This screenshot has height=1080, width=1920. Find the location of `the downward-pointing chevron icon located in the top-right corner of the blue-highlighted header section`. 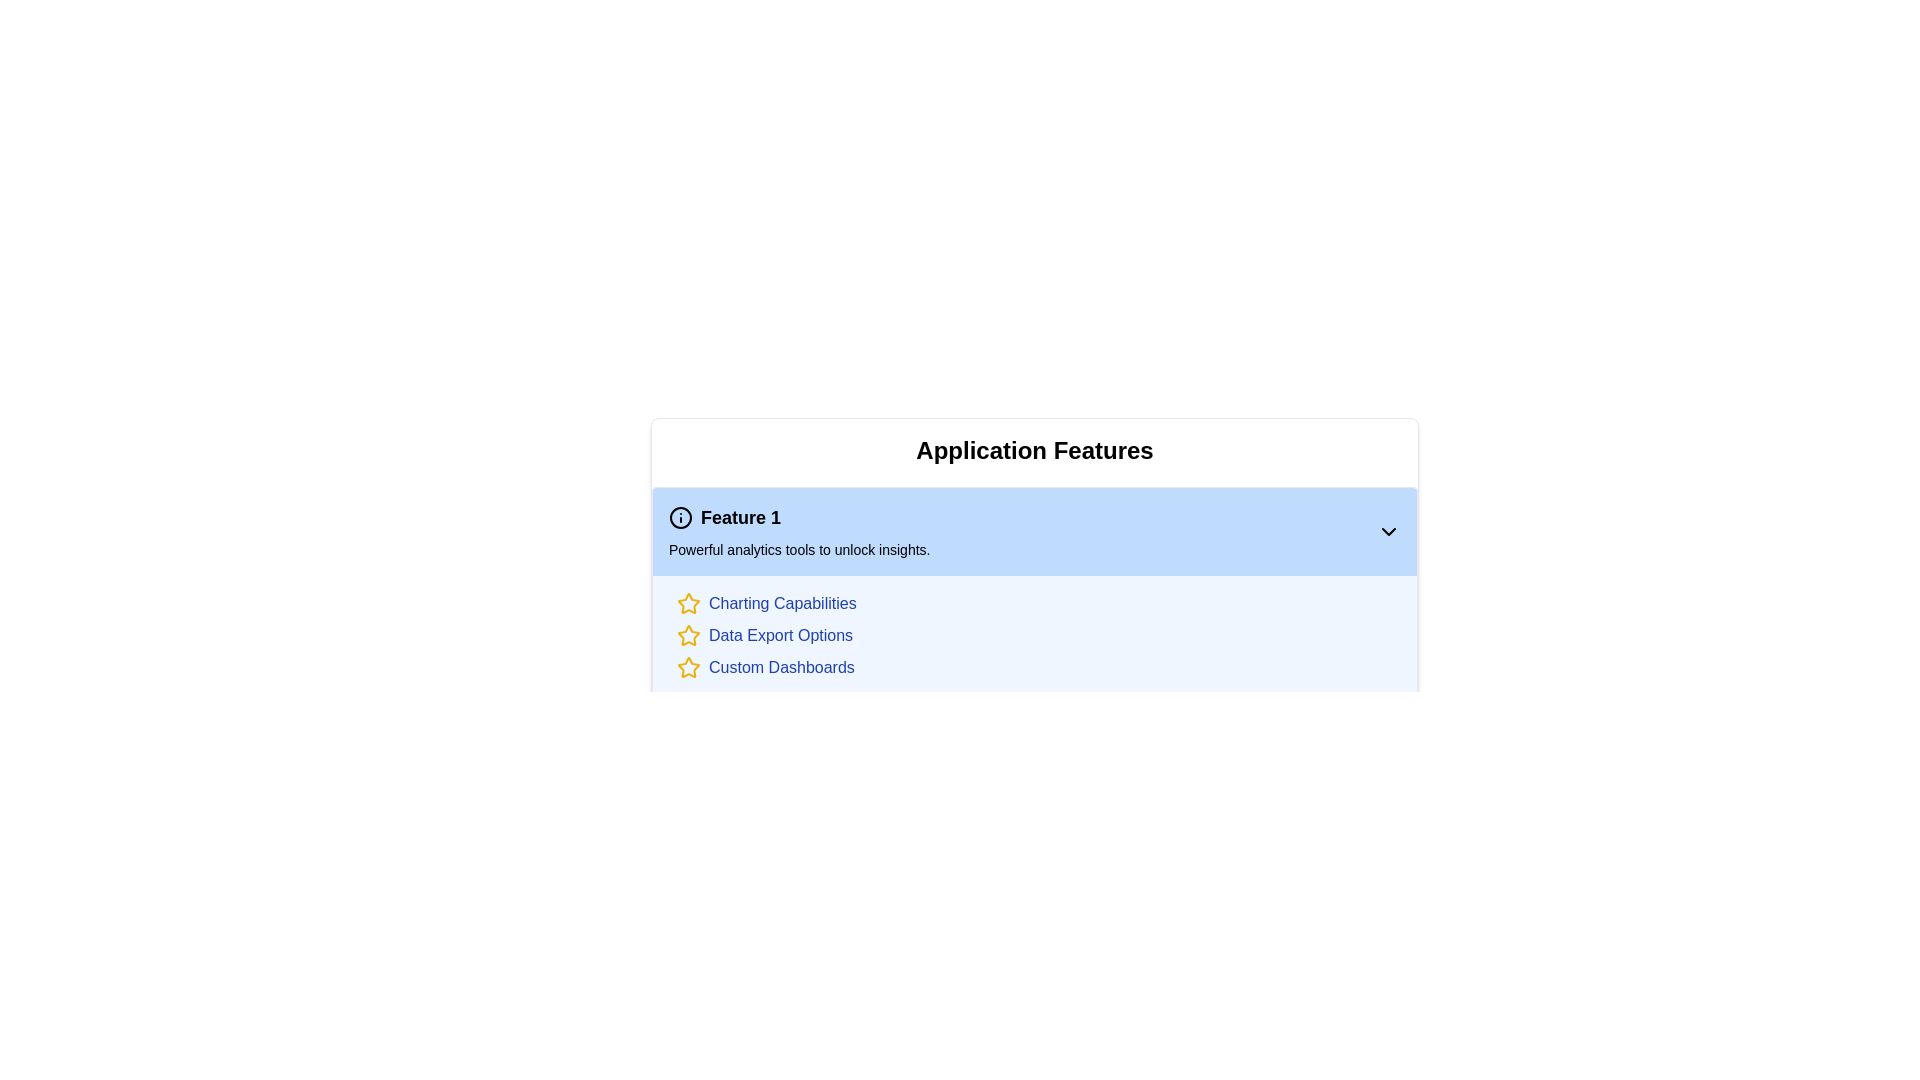

the downward-pointing chevron icon located in the top-right corner of the blue-highlighted header section is located at coordinates (1387, 531).